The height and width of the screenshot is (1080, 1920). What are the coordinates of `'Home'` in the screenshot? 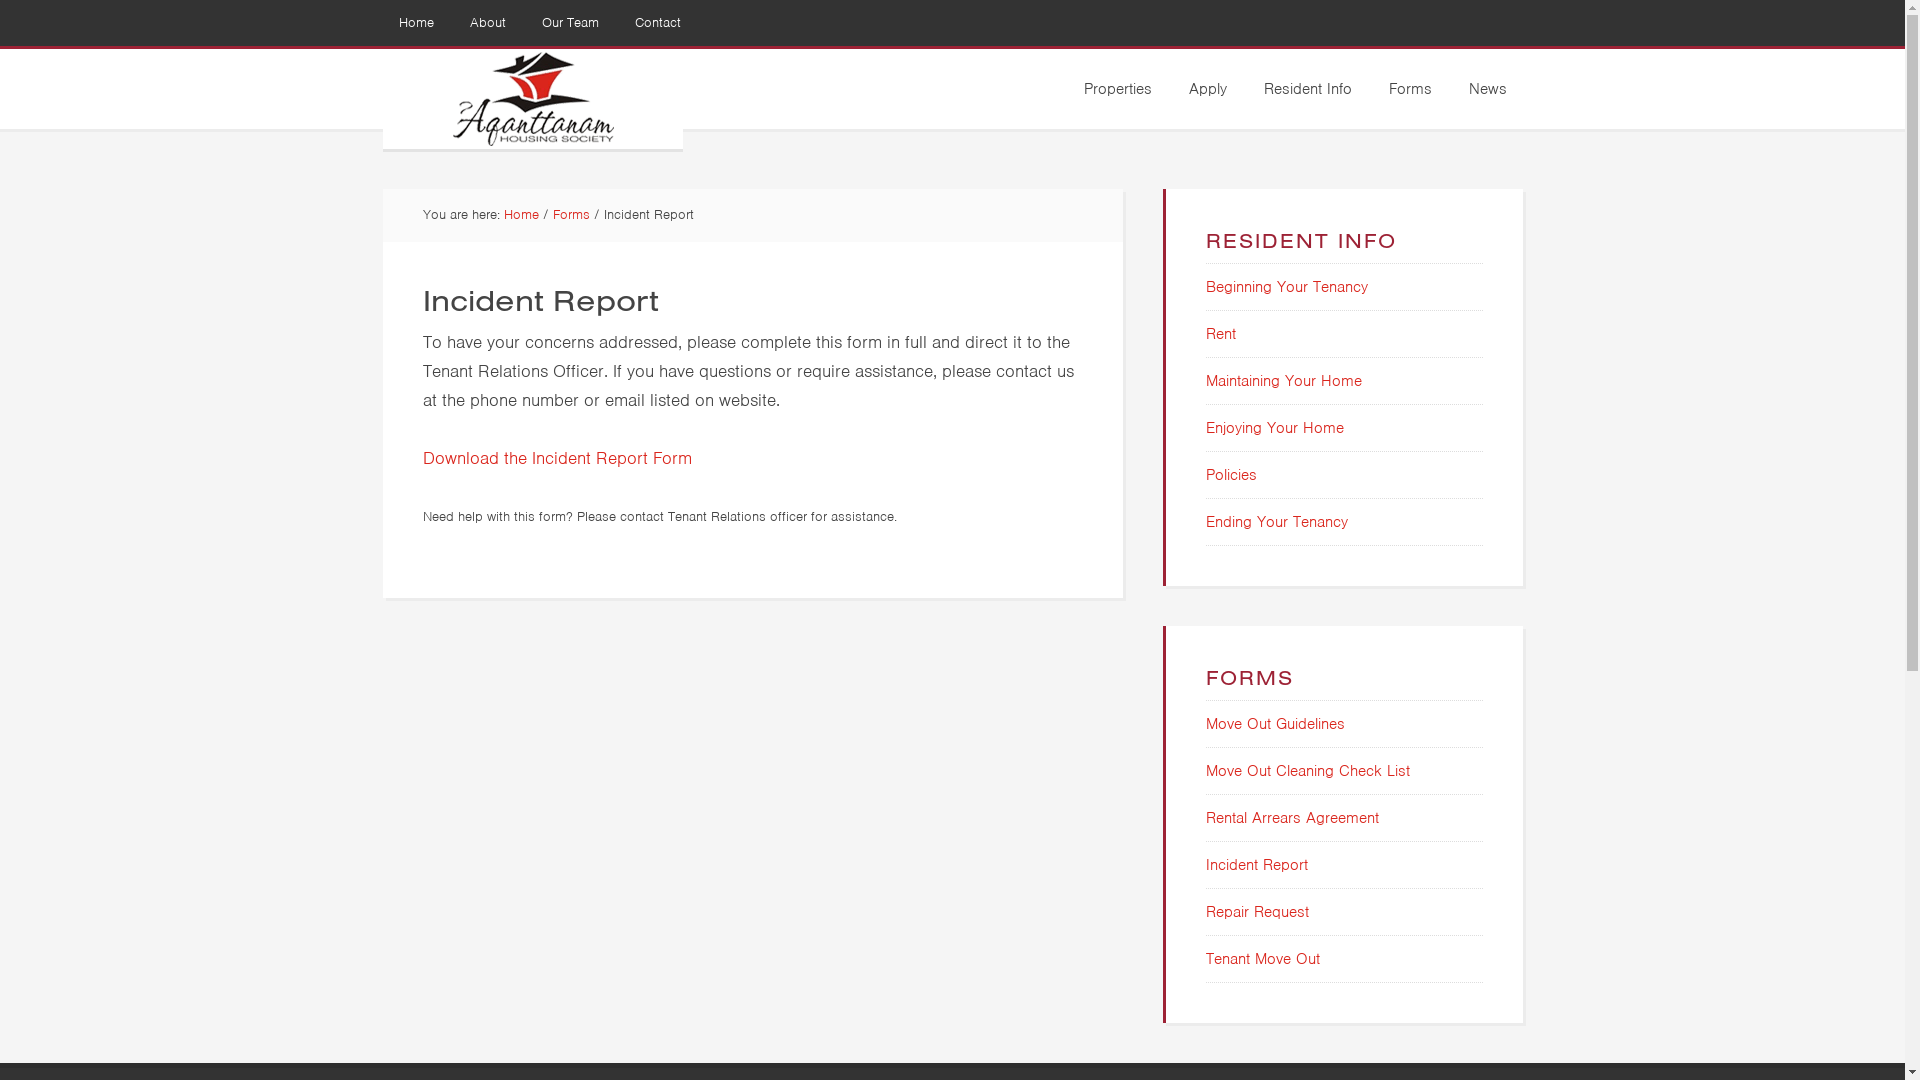 It's located at (521, 214).